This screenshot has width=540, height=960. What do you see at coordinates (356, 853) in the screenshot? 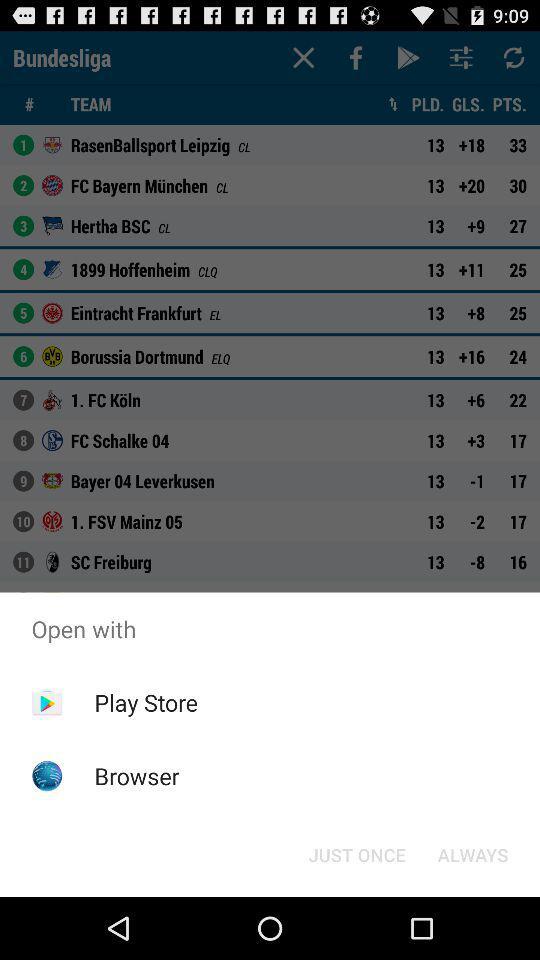
I see `the just once at the bottom` at bounding box center [356, 853].